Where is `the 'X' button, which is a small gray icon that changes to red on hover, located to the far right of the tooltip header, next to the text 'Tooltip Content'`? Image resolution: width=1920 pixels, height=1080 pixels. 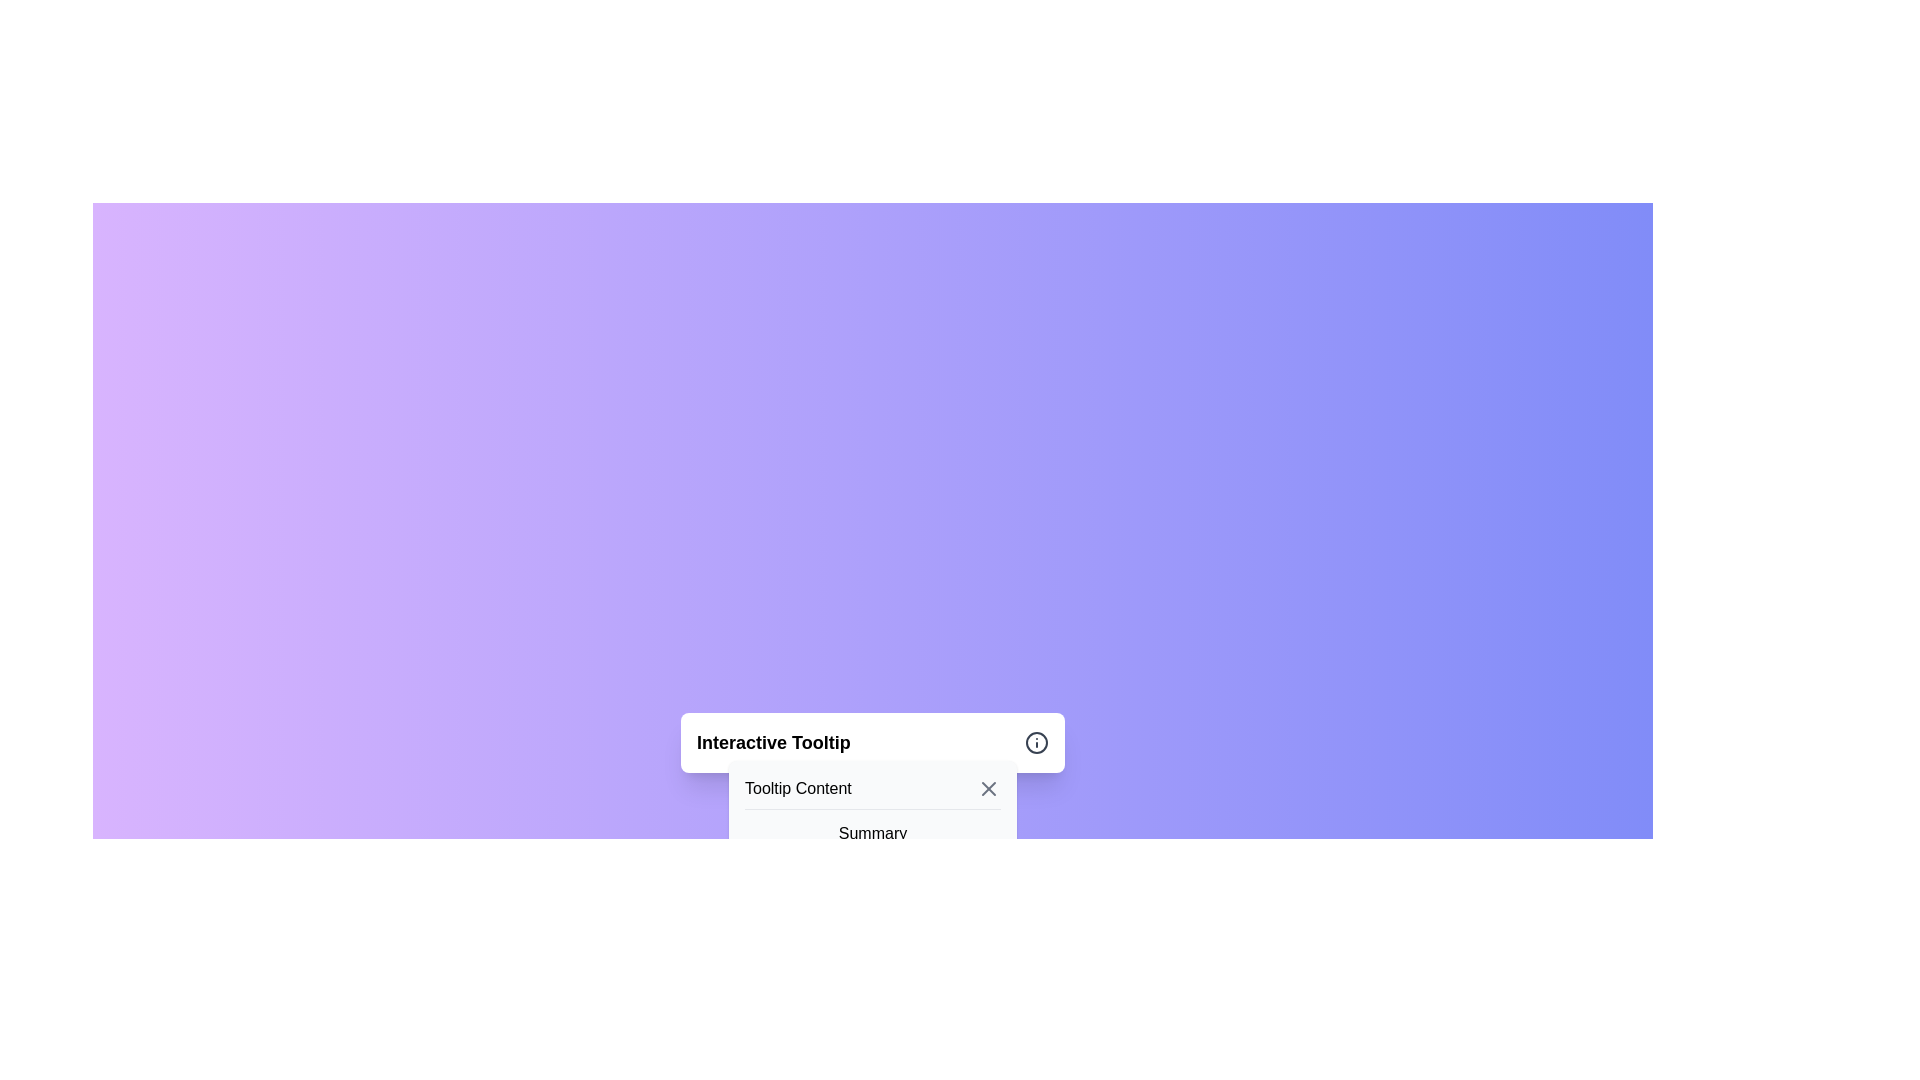 the 'X' button, which is a small gray icon that changes to red on hover, located to the far right of the tooltip header, next to the text 'Tooltip Content' is located at coordinates (988, 788).